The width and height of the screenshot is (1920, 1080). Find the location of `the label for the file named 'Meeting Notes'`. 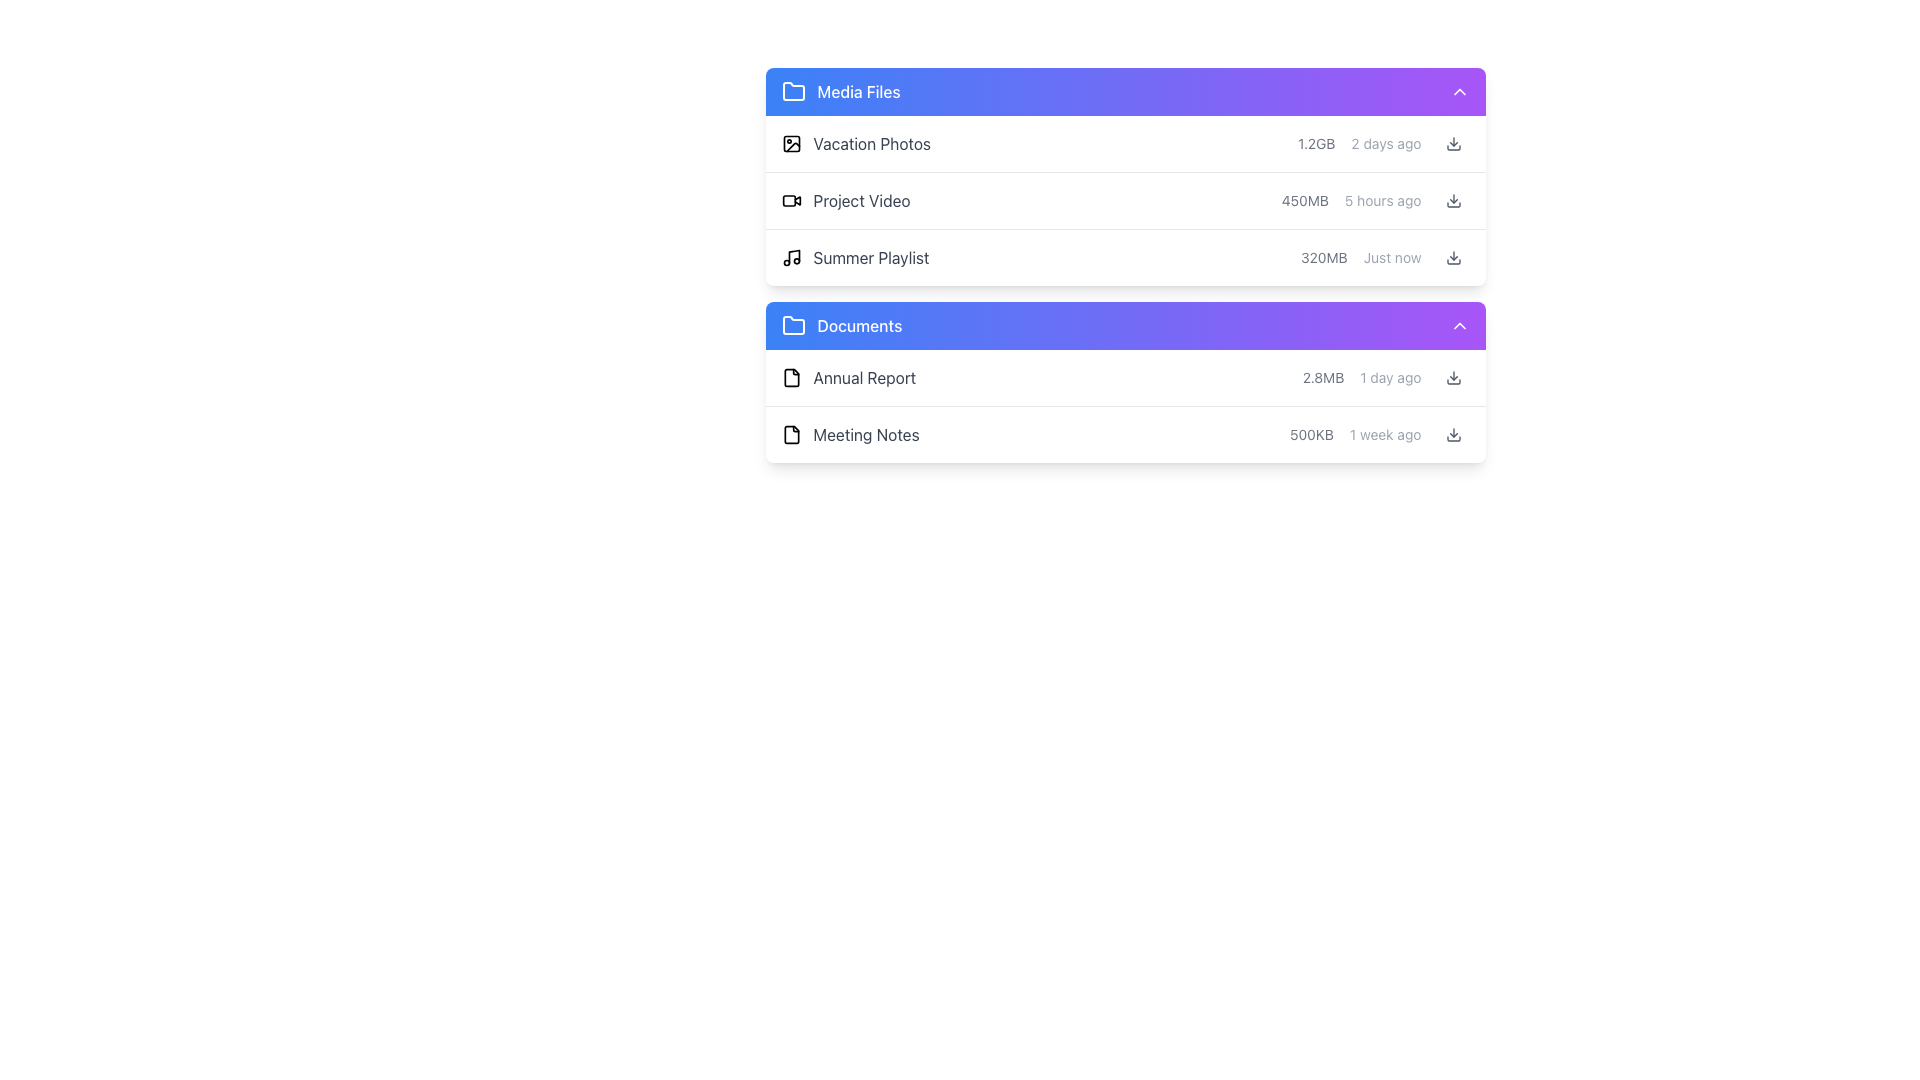

the label for the file named 'Meeting Notes' is located at coordinates (850, 434).